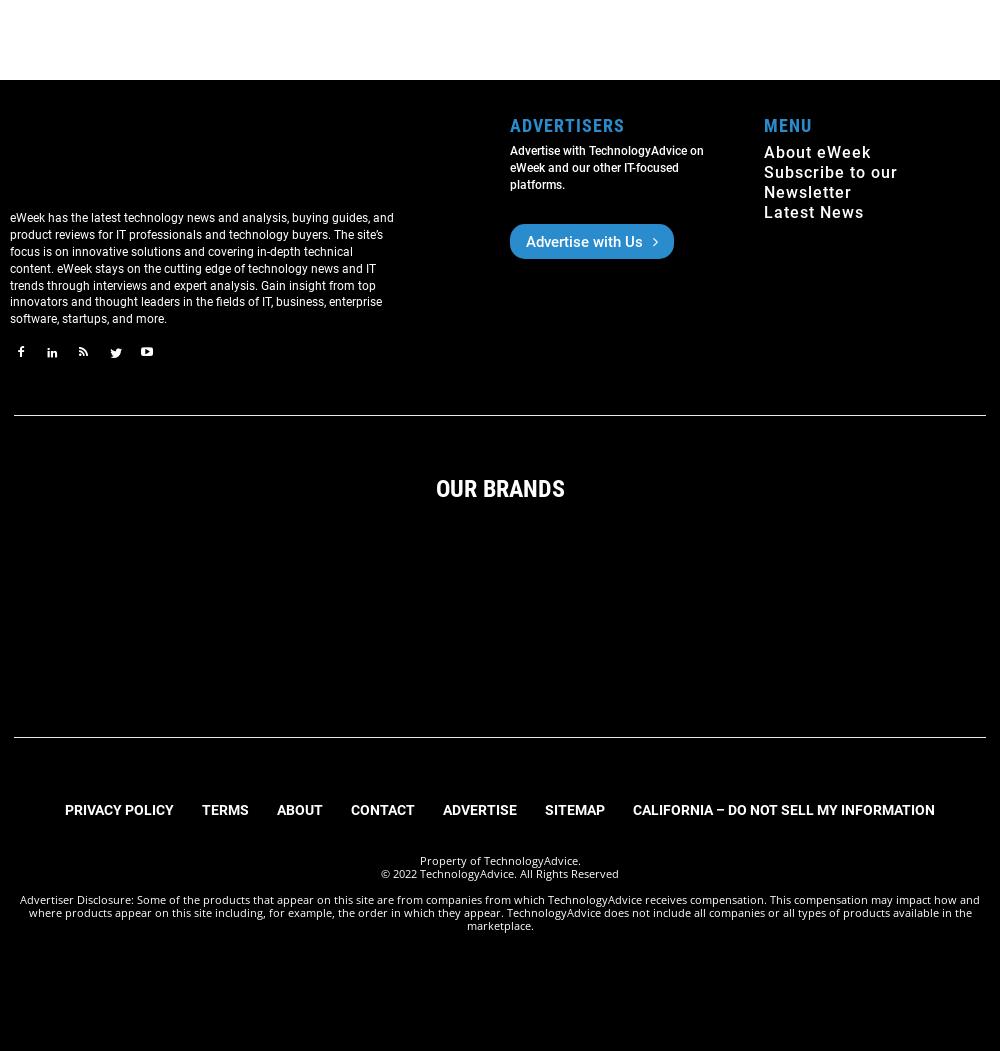 This screenshot has width=1000, height=1051. What do you see at coordinates (583, 239) in the screenshot?
I see `'Advertise with Us'` at bounding box center [583, 239].